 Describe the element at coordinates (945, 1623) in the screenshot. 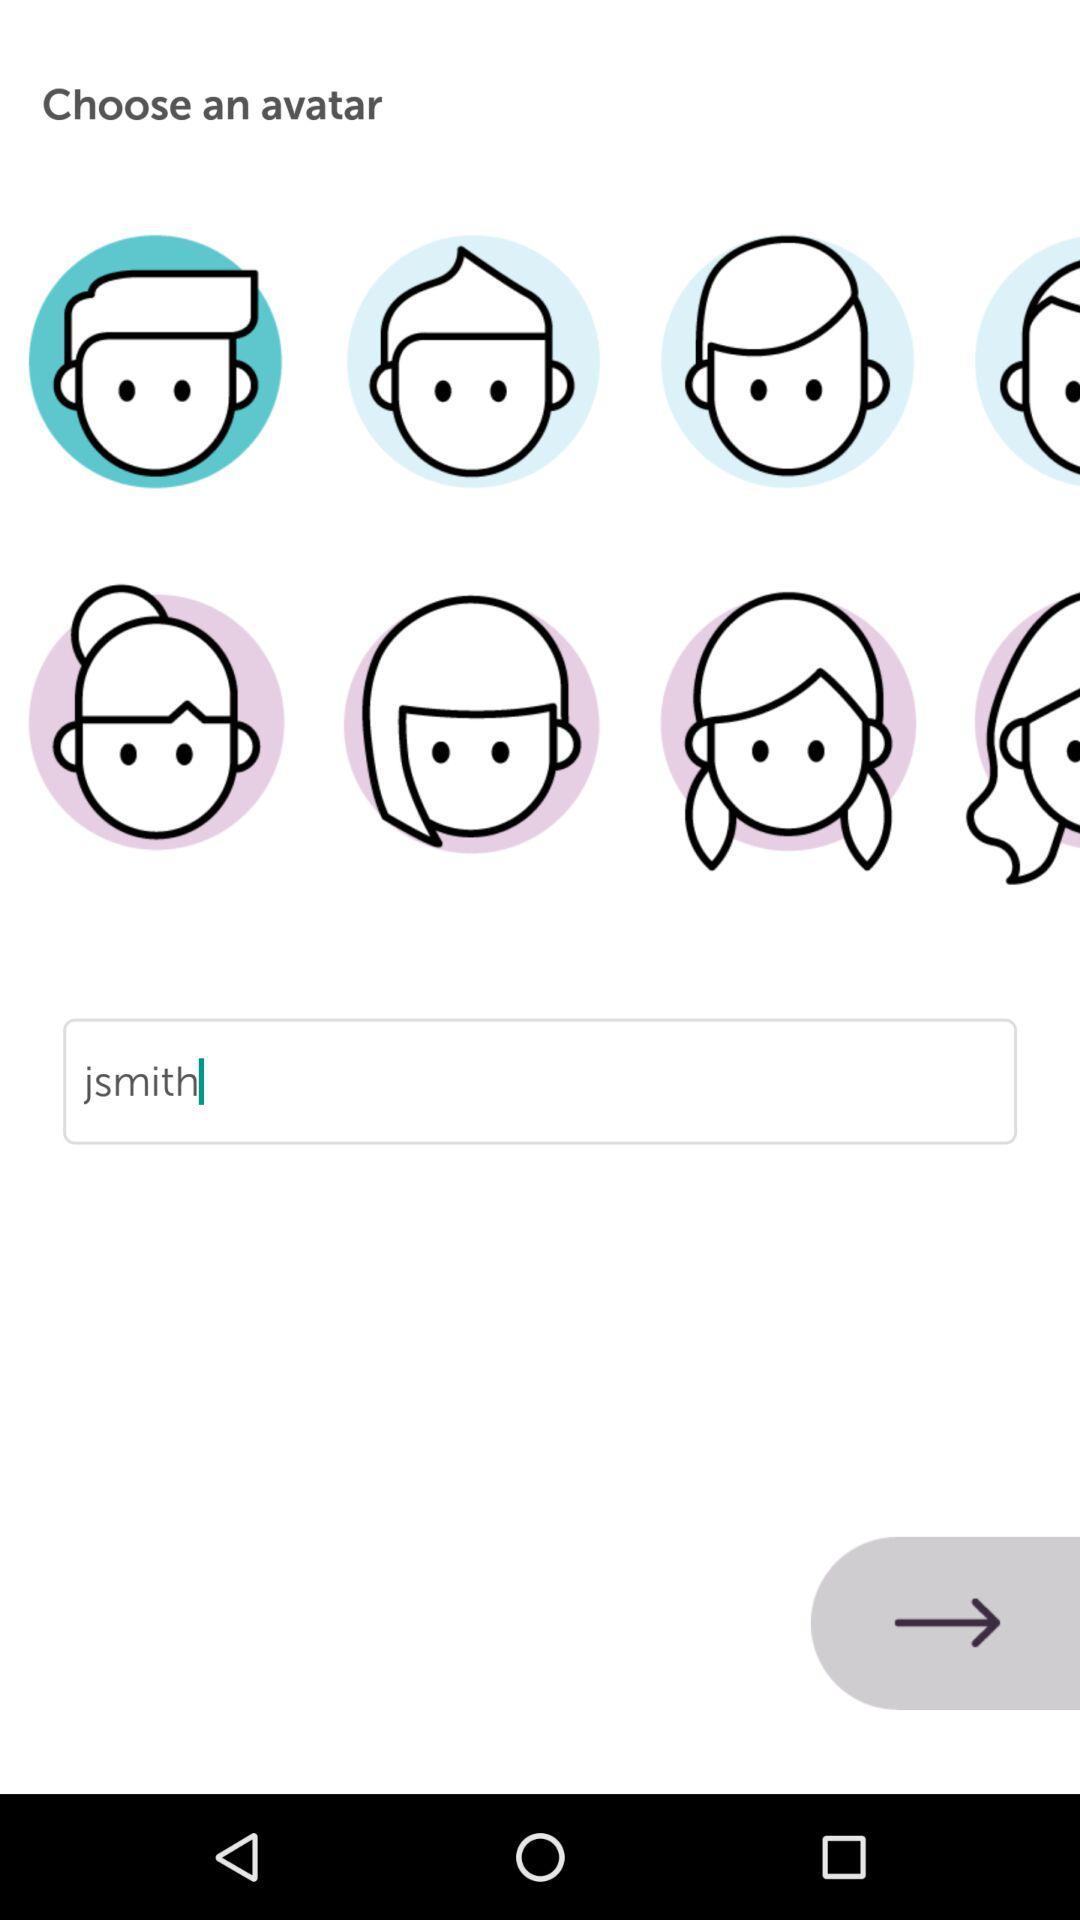

I see `go next` at that location.